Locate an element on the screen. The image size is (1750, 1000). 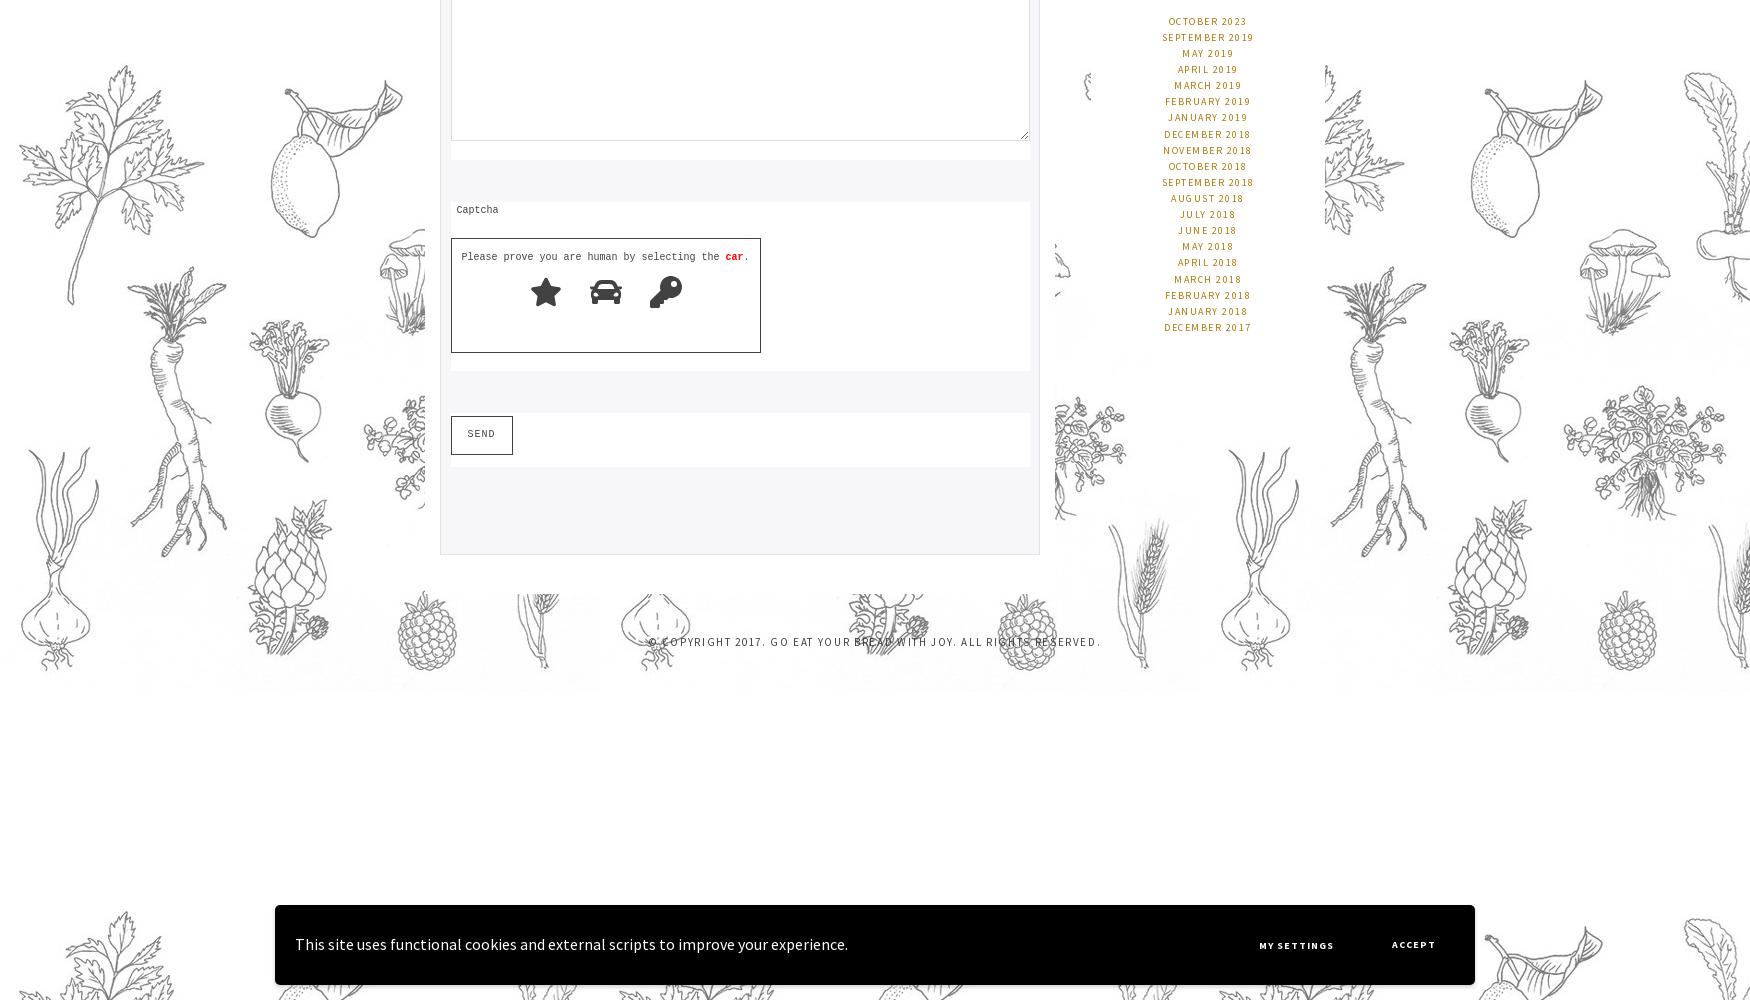
'September 2018' is located at coordinates (1207, 181).